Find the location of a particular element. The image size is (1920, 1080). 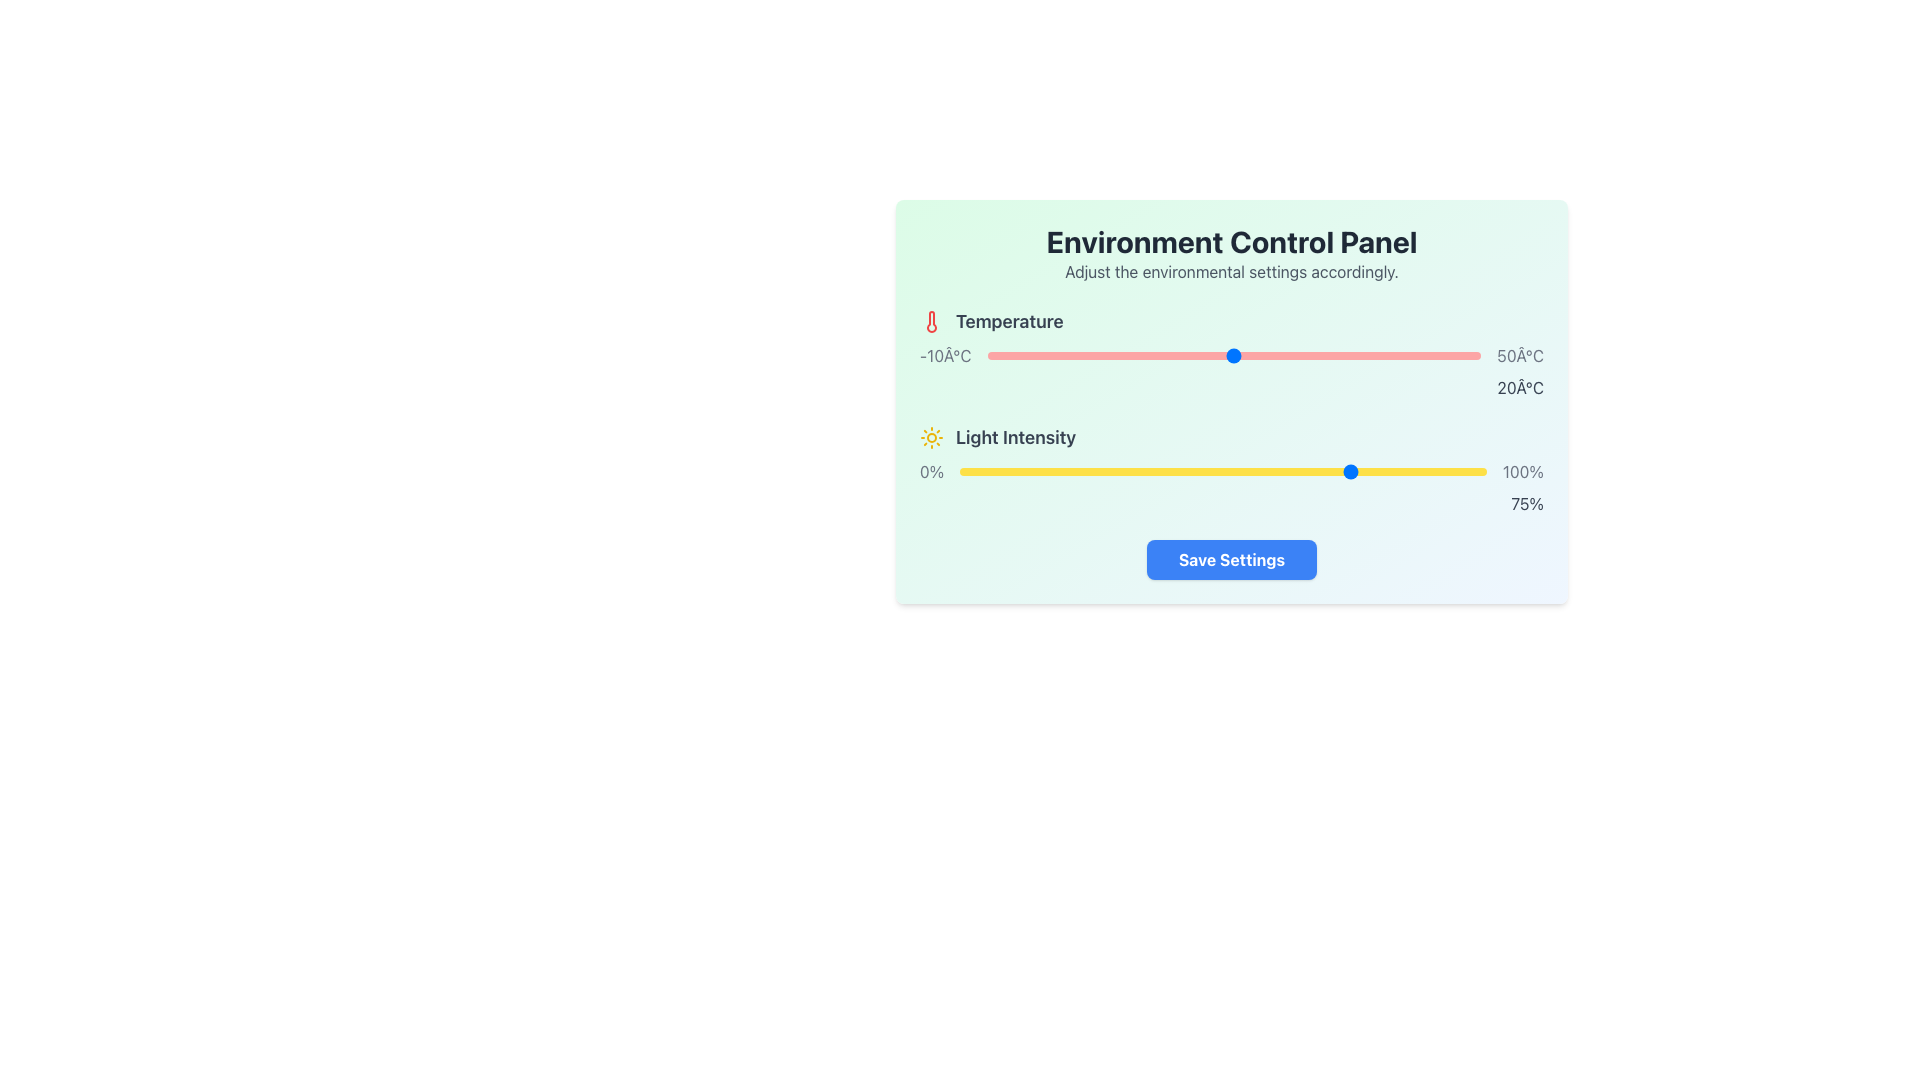

the static text label displaying '50Â°C', which is styled in gray and positioned near the upper-right corner of the grouped components, adjacent to a slider control is located at coordinates (1520, 354).